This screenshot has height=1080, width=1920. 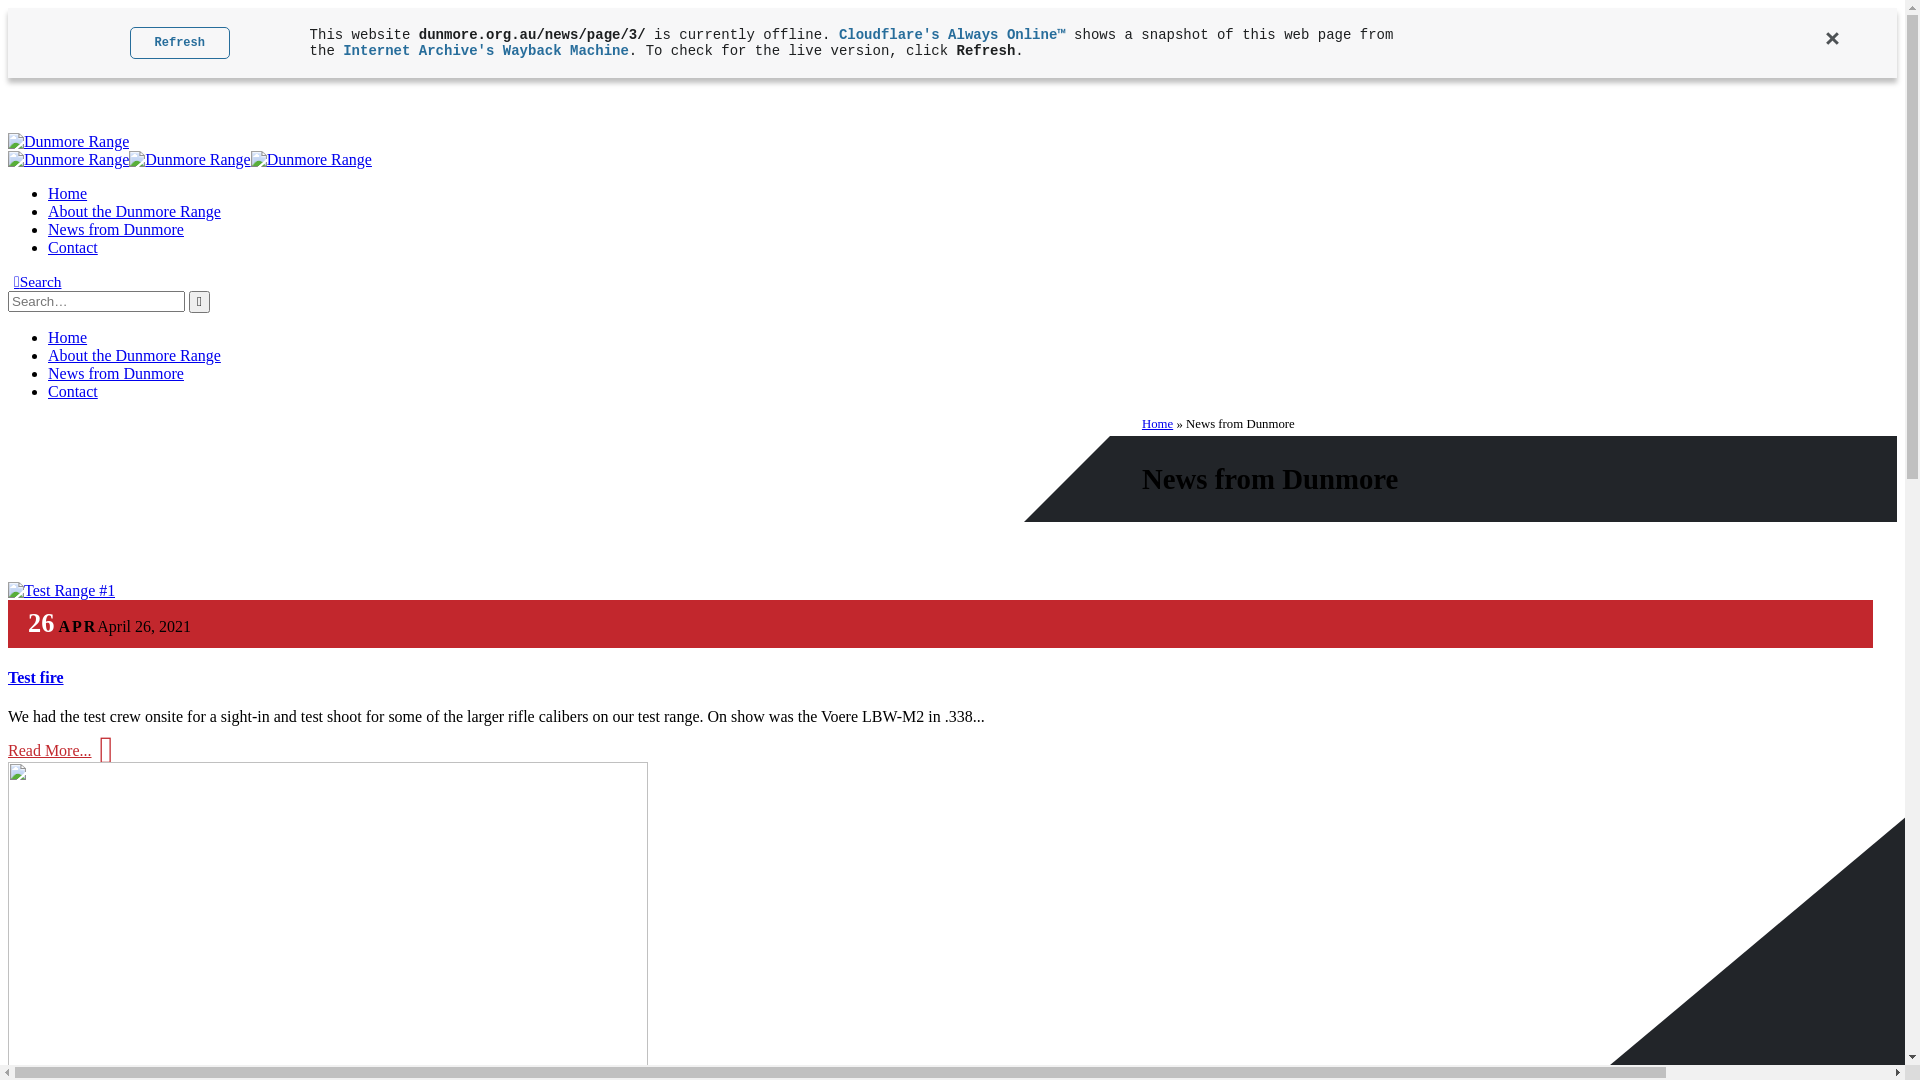 I want to click on 'Dunmore Range - Dunmore Range Association', so click(x=8, y=158).